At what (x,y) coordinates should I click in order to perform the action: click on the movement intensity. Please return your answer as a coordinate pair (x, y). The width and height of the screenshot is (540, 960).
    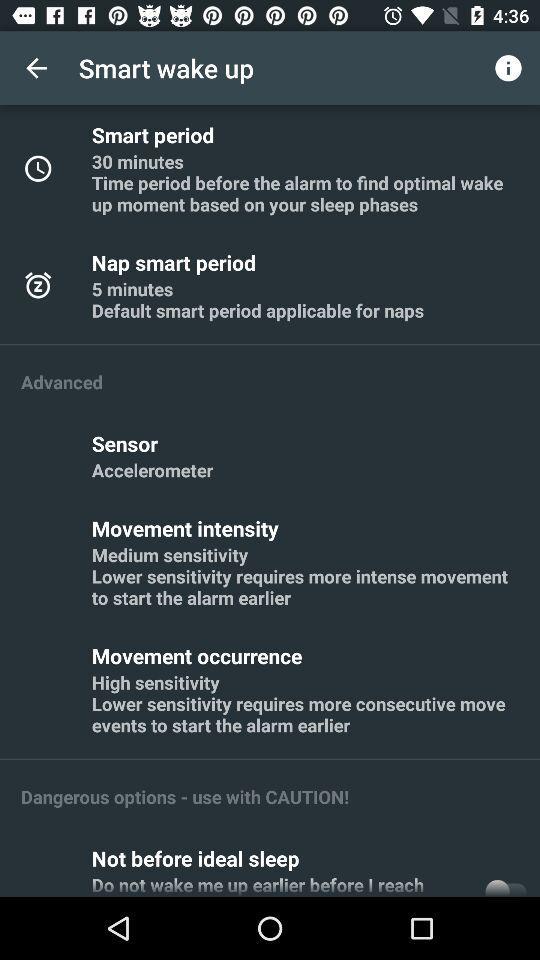
    Looking at the image, I should click on (188, 527).